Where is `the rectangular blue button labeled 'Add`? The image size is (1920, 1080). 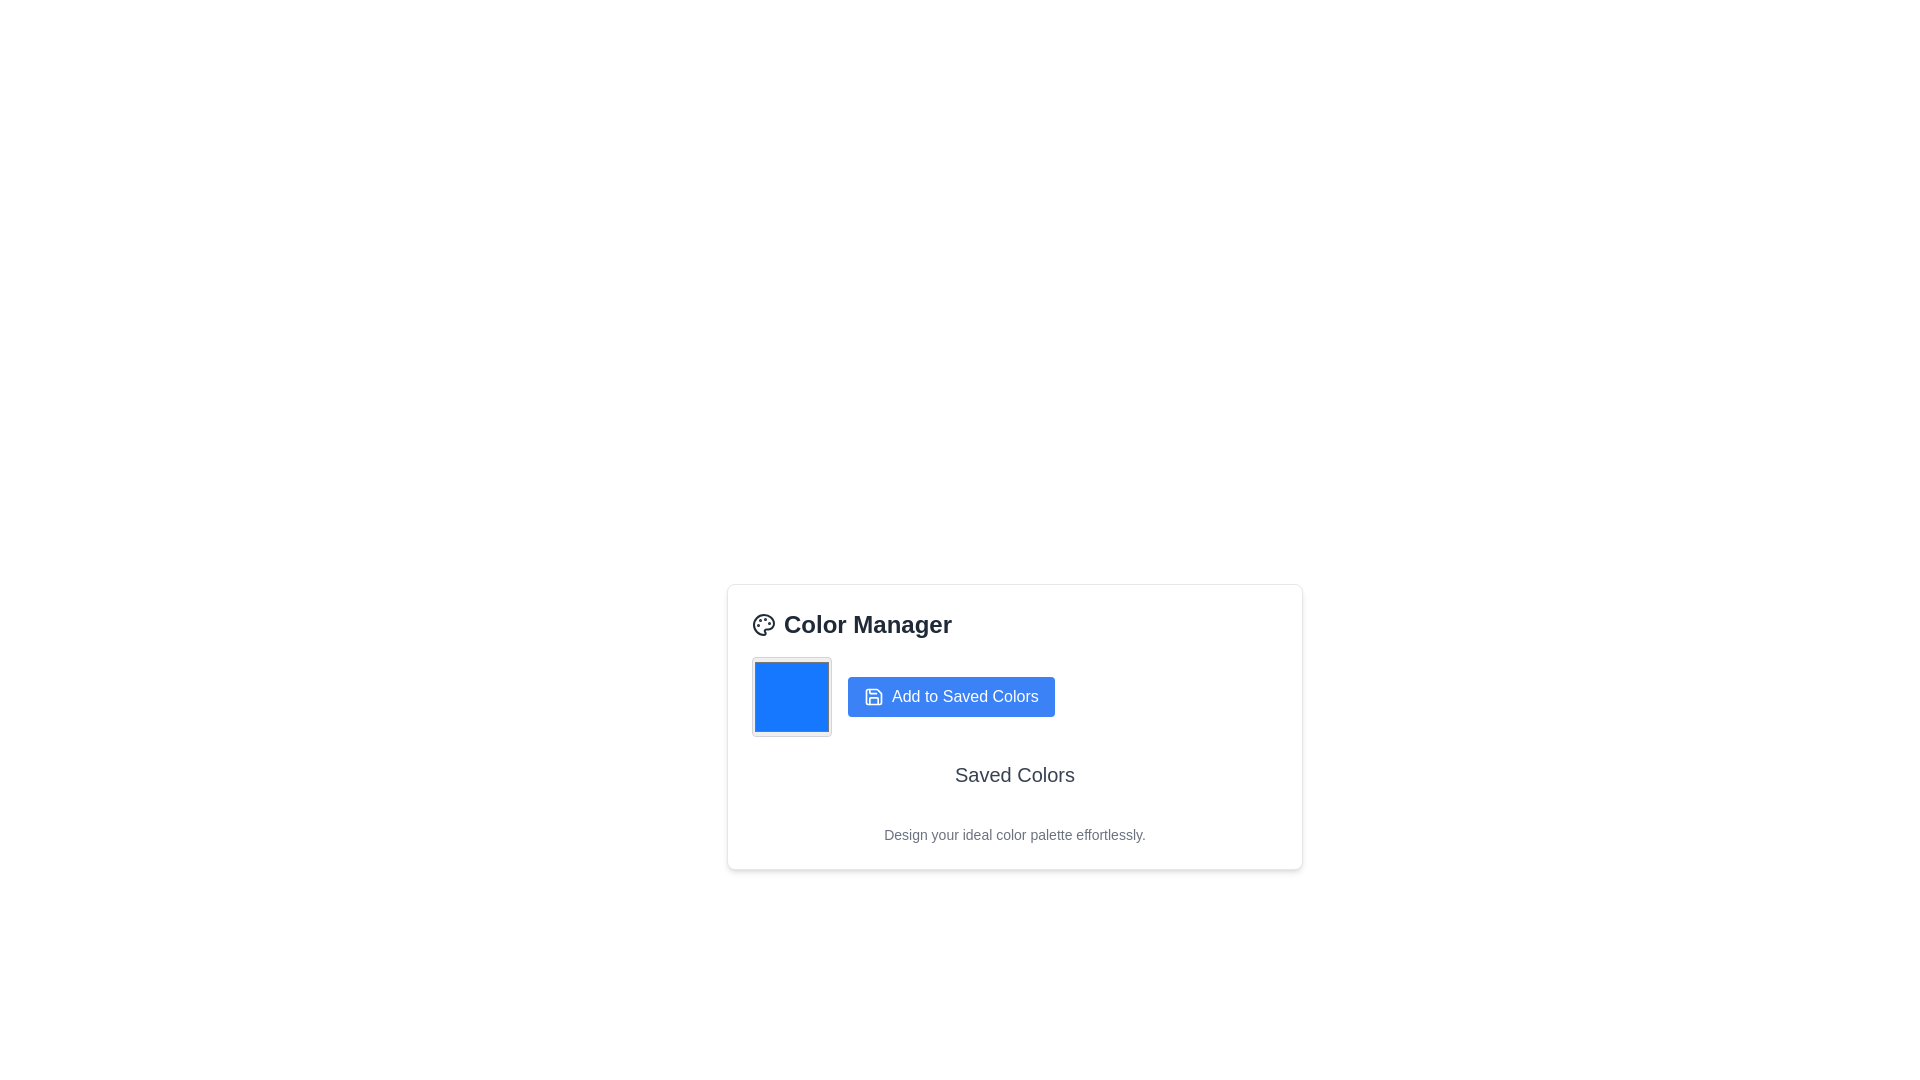
the rectangular blue button labeled 'Add is located at coordinates (950, 696).